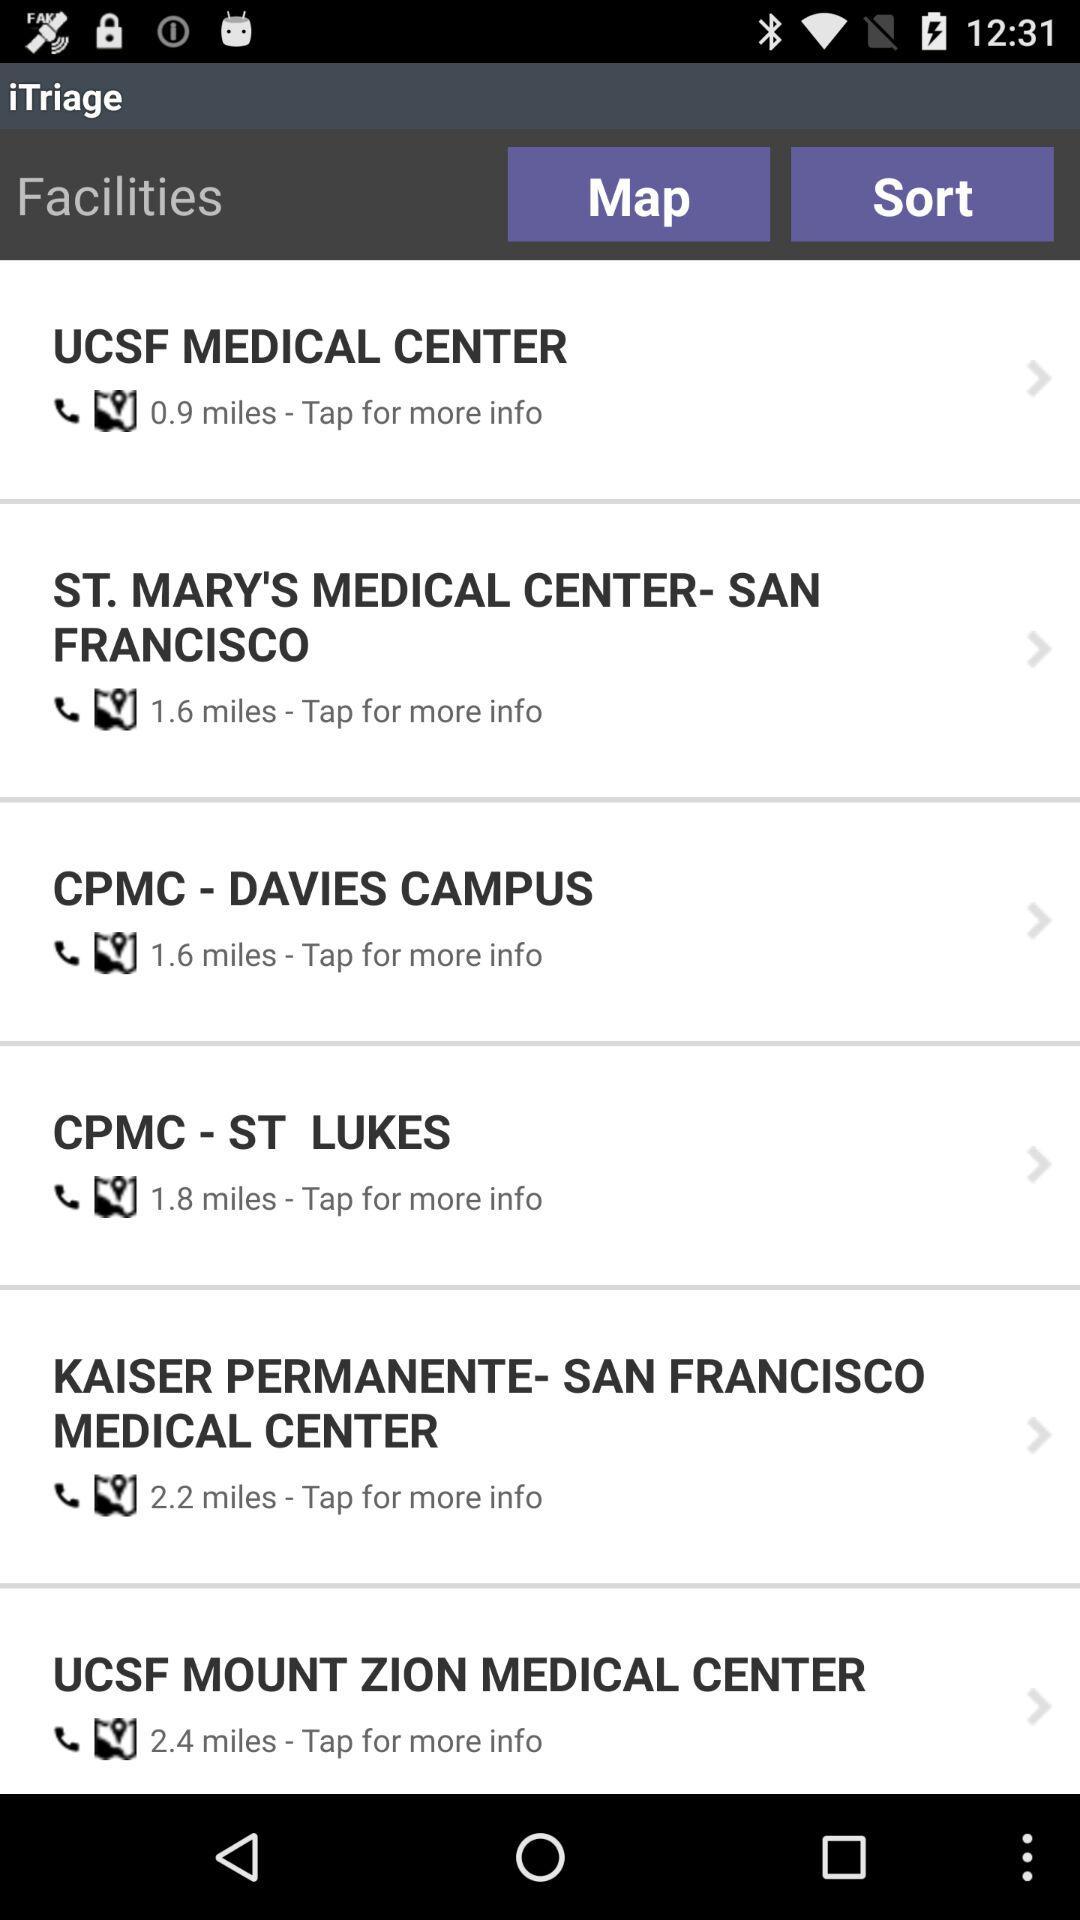  What do you see at coordinates (164, 410) in the screenshot?
I see `0.9 item` at bounding box center [164, 410].